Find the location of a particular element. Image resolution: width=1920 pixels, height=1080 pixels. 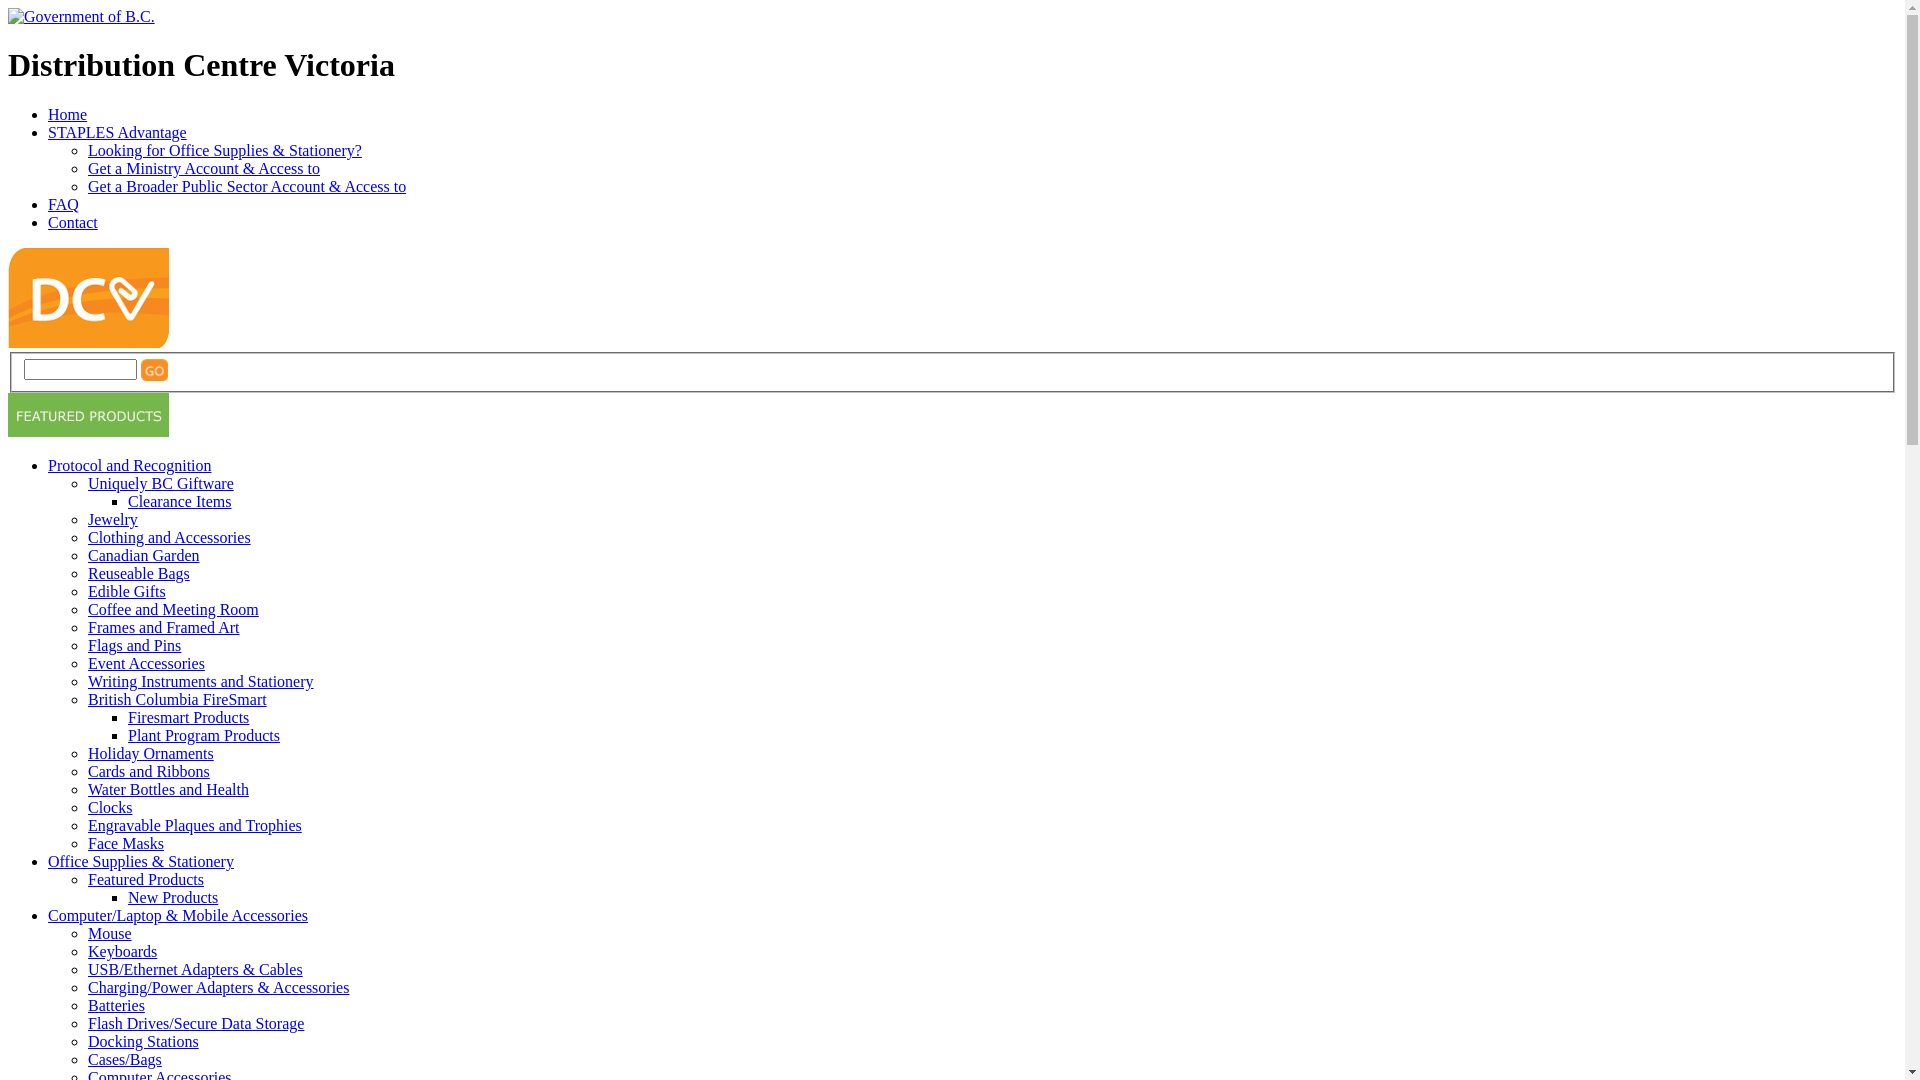

'Reuseable Bags' is located at coordinates (138, 573).